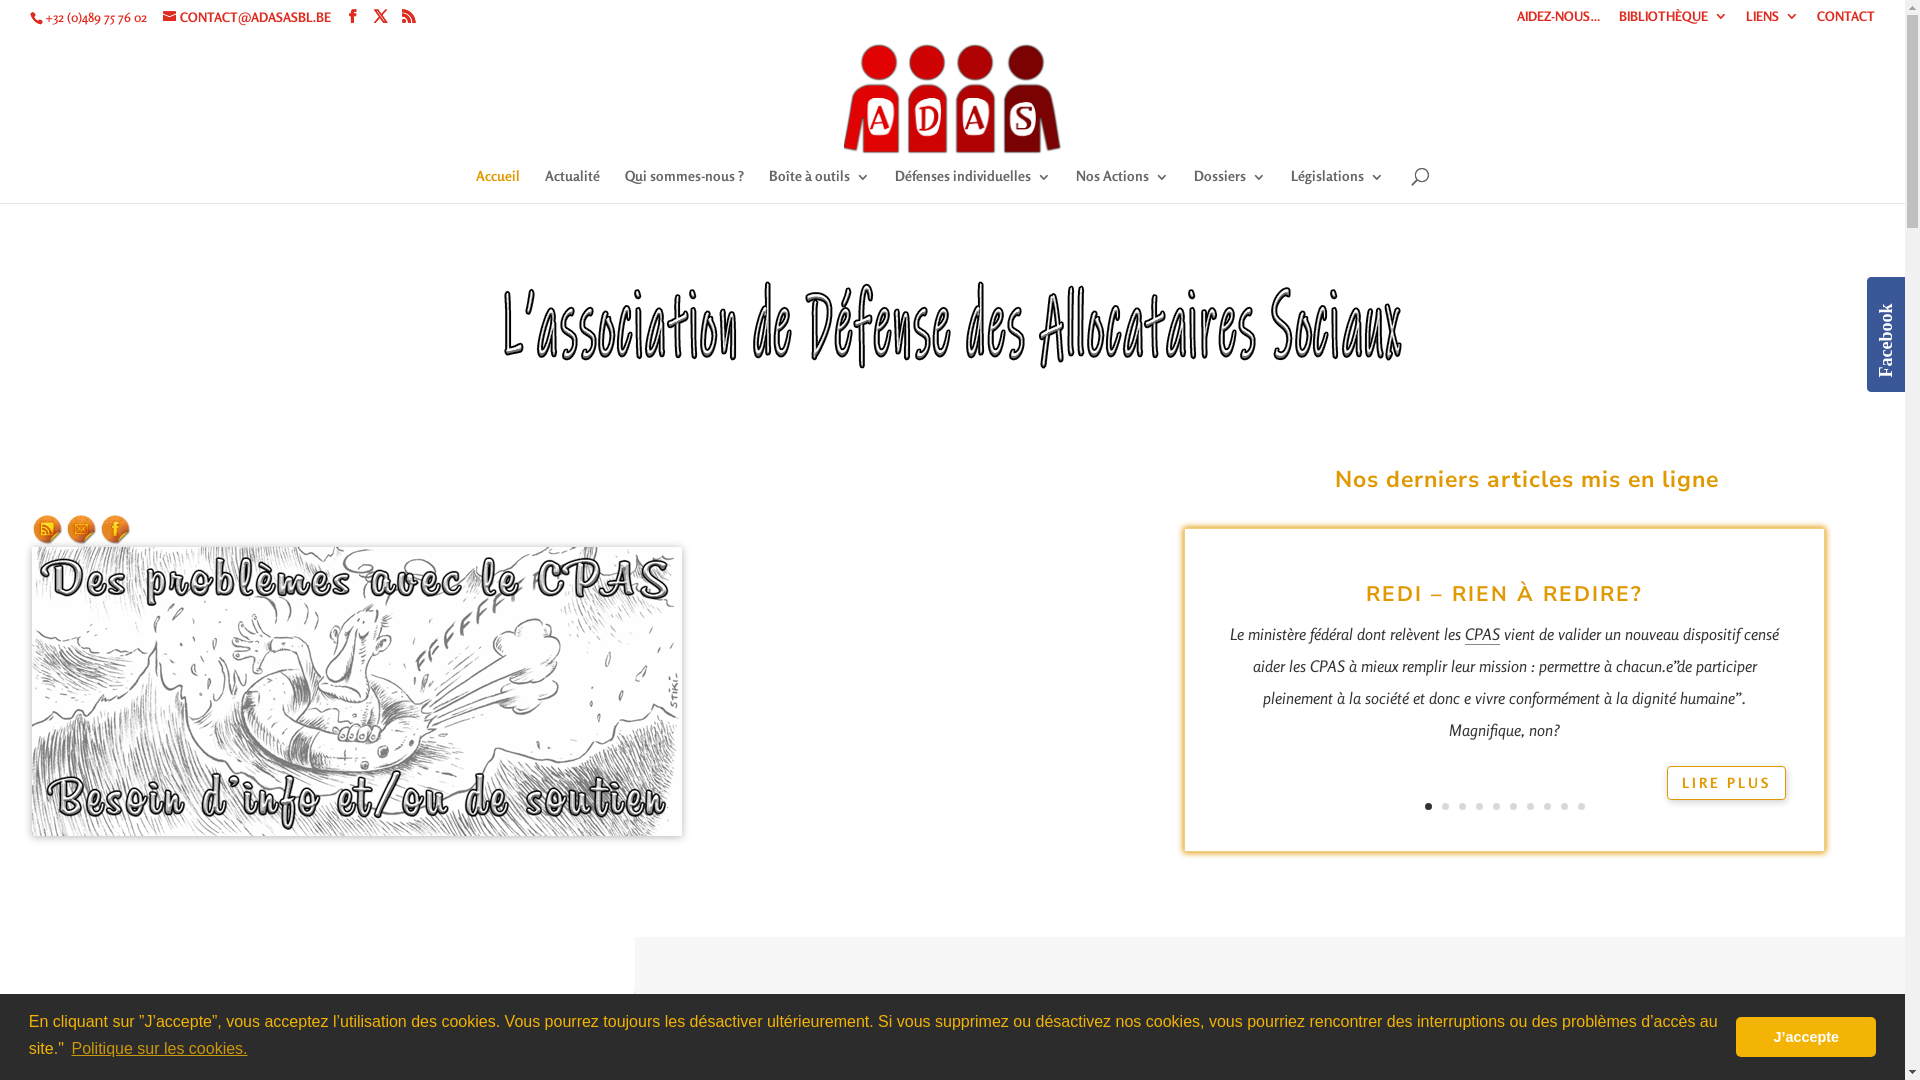 The image size is (1920, 1080). Describe the element at coordinates (1563, 805) in the screenshot. I see `'9'` at that location.